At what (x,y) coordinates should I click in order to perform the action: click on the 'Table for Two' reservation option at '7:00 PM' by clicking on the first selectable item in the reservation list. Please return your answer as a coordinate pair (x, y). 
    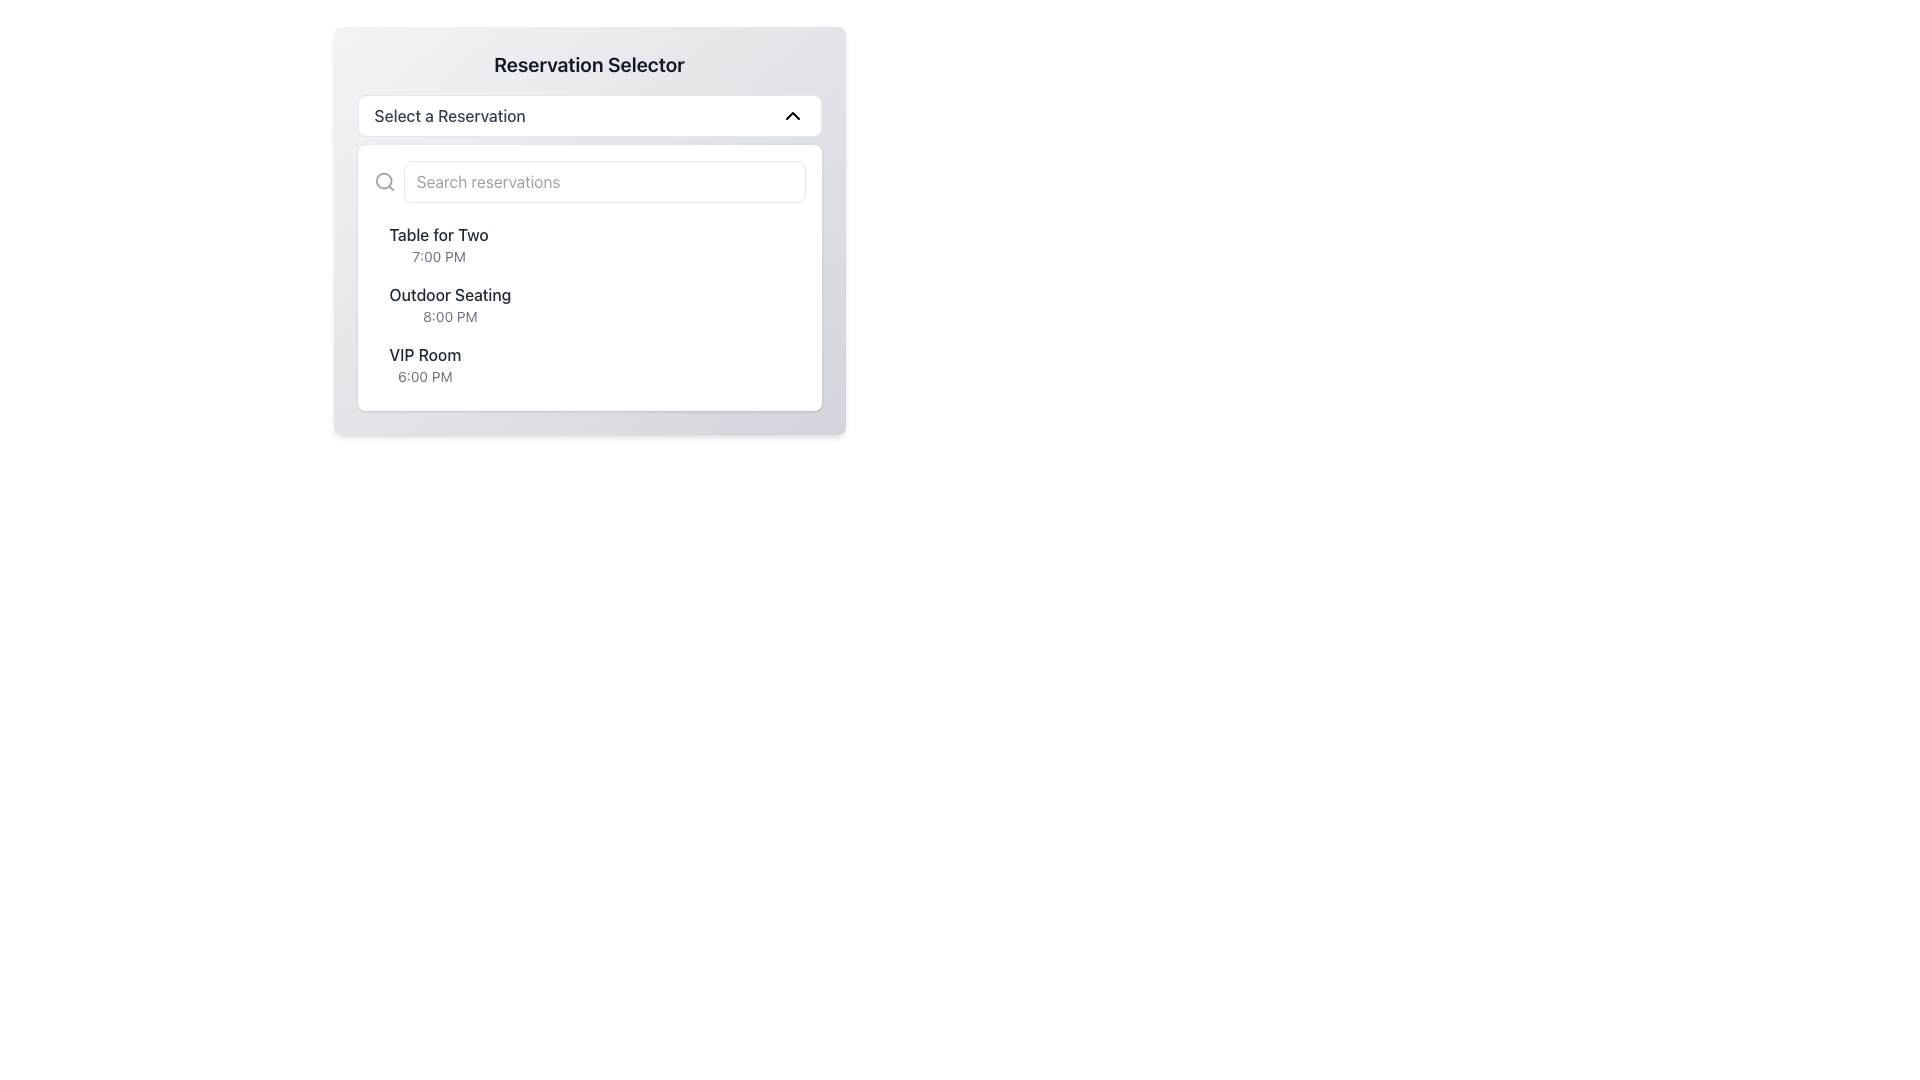
    Looking at the image, I should click on (588, 244).